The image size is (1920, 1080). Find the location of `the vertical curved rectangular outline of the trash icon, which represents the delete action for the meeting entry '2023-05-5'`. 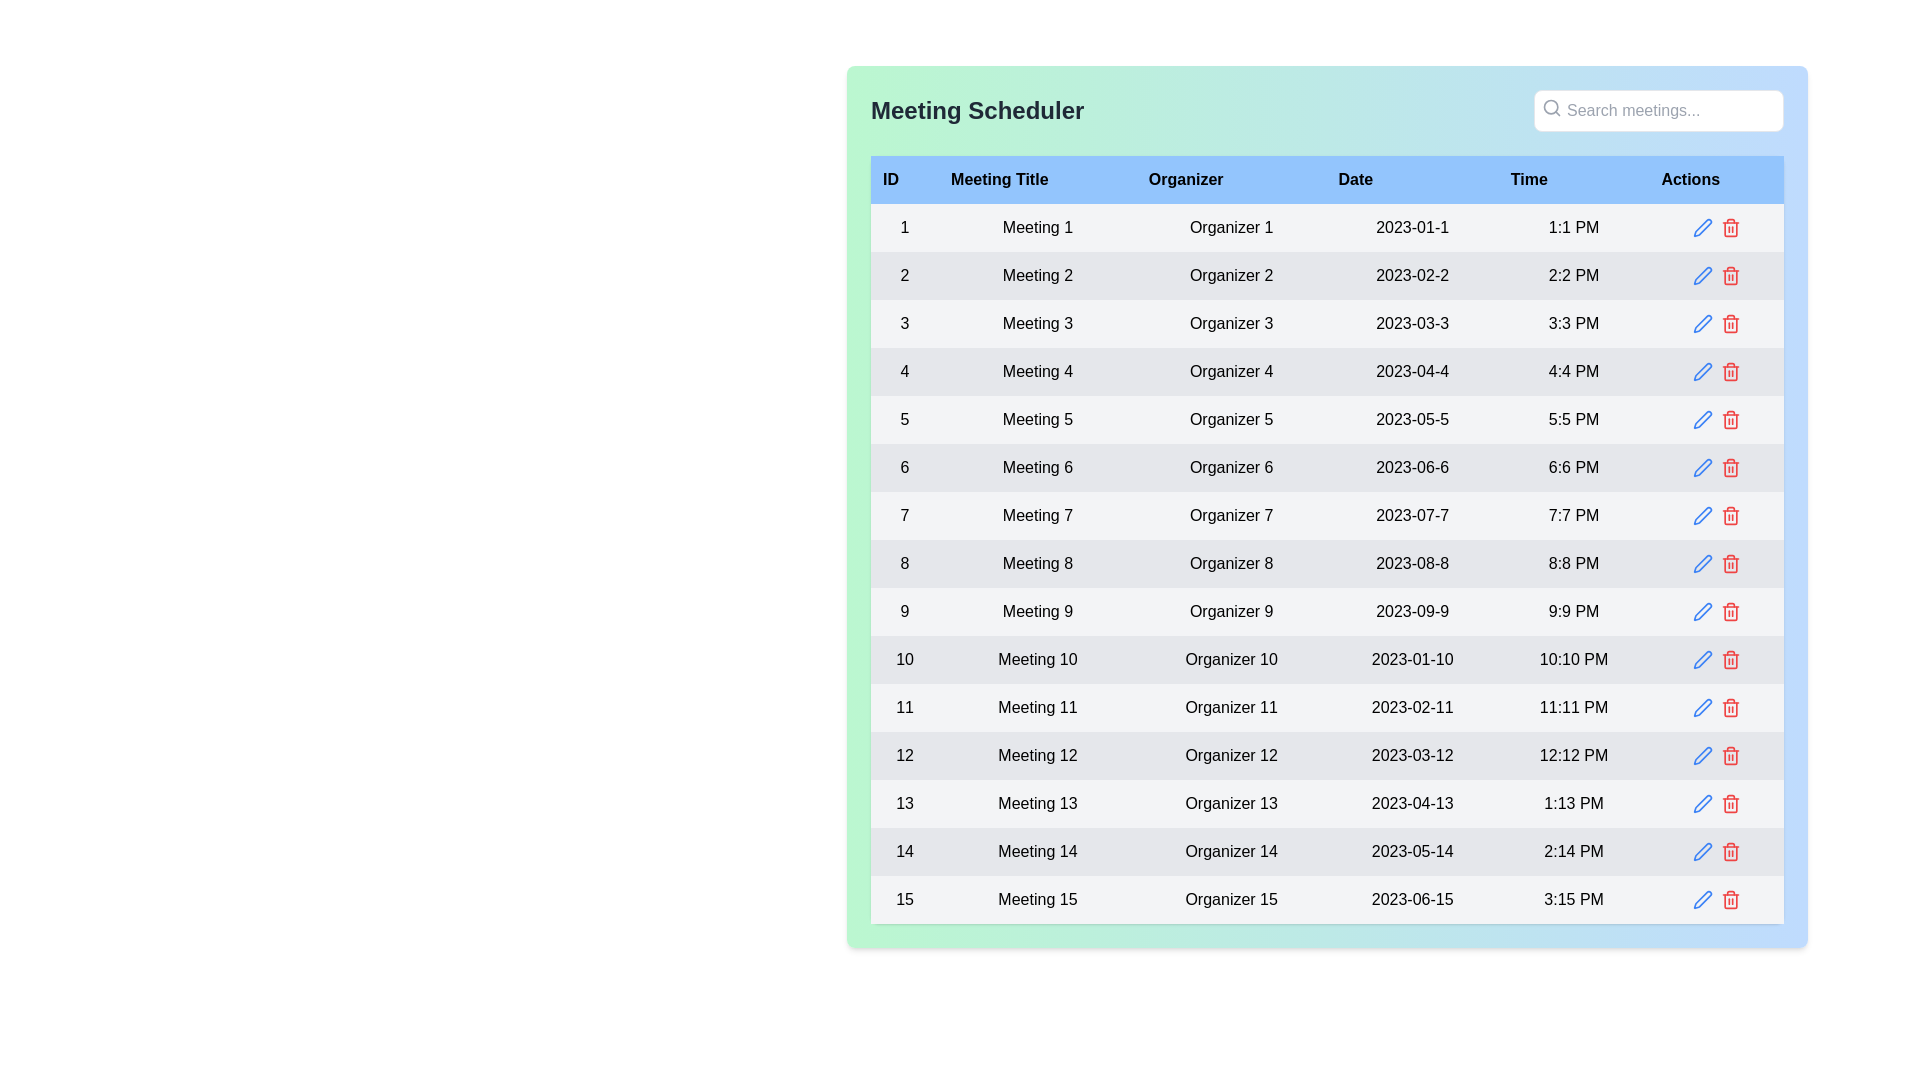

the vertical curved rectangular outline of the trash icon, which represents the delete action for the meeting entry '2023-05-5' is located at coordinates (1729, 420).